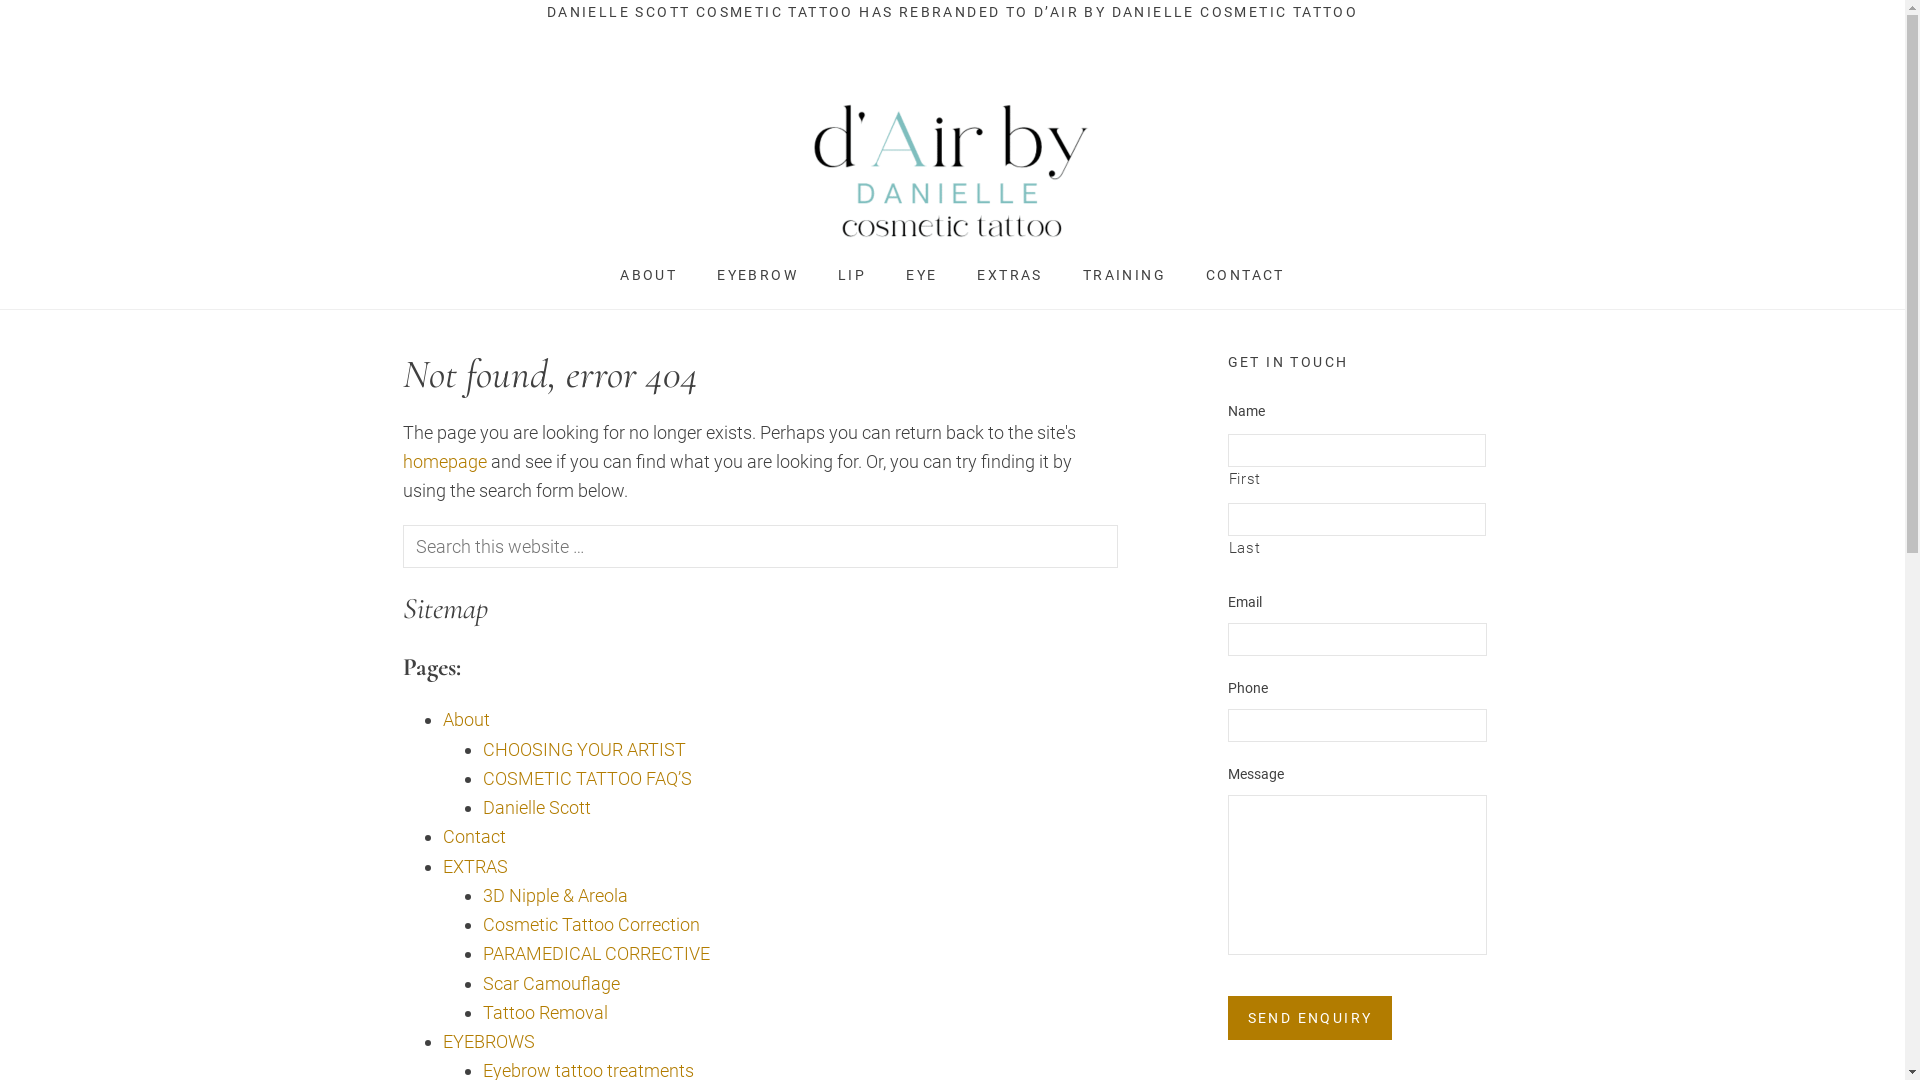  What do you see at coordinates (443, 461) in the screenshot?
I see `'homepage'` at bounding box center [443, 461].